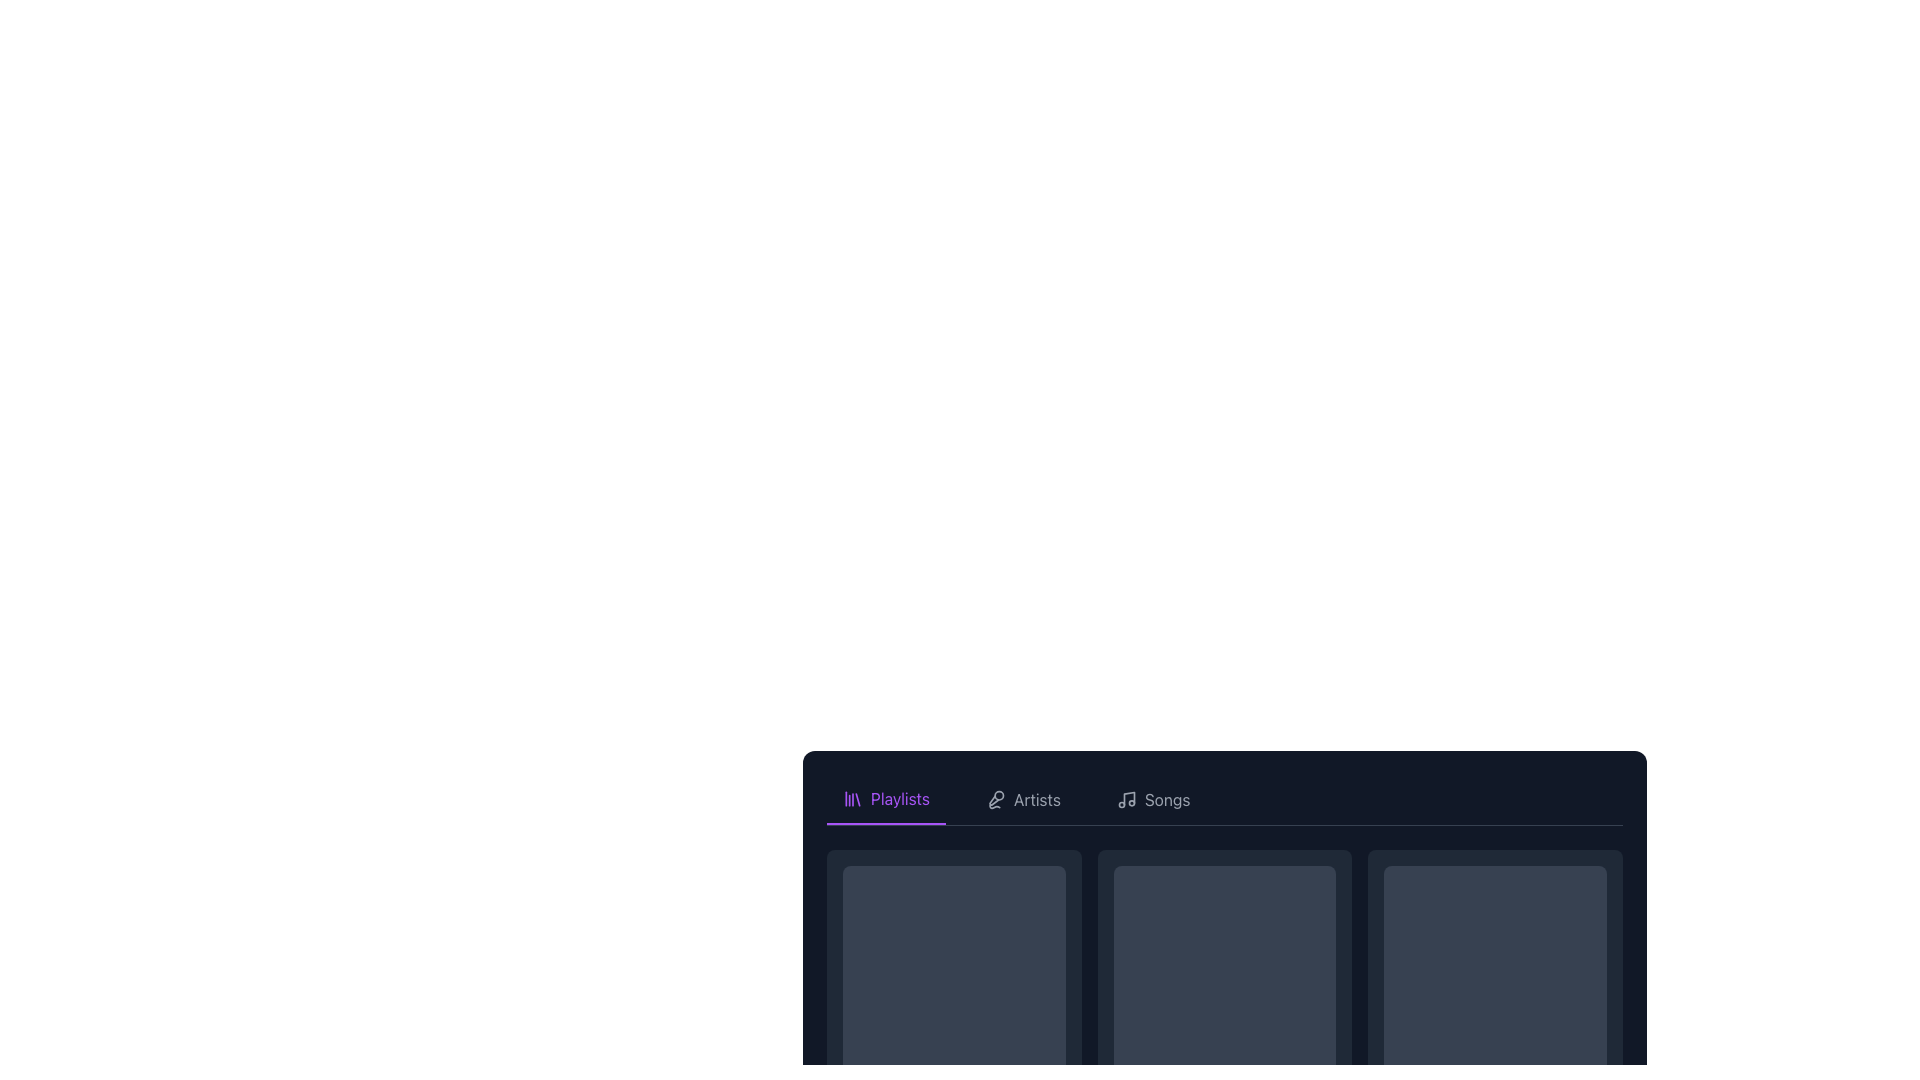  What do you see at coordinates (1153, 798) in the screenshot?
I see `the 'Songs' interactive navigation menu item` at bounding box center [1153, 798].